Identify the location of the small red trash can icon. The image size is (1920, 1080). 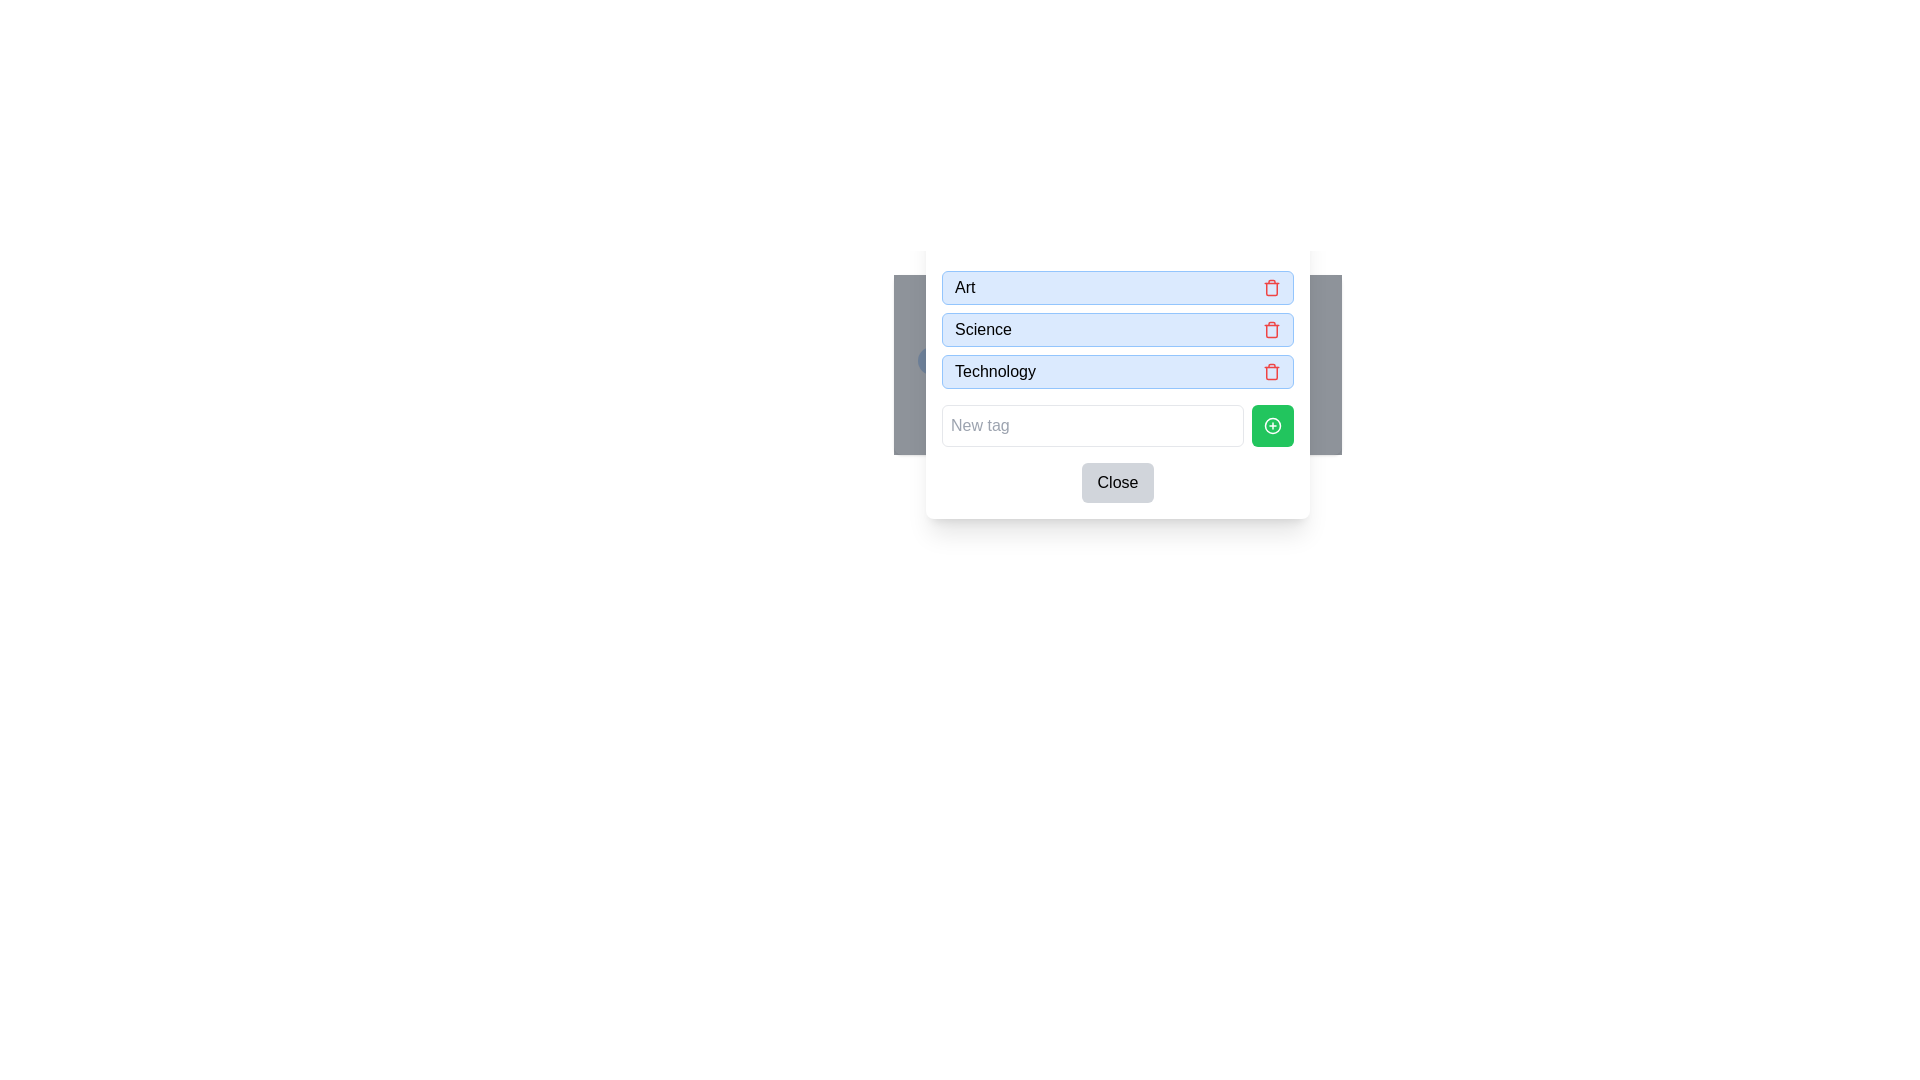
(1271, 371).